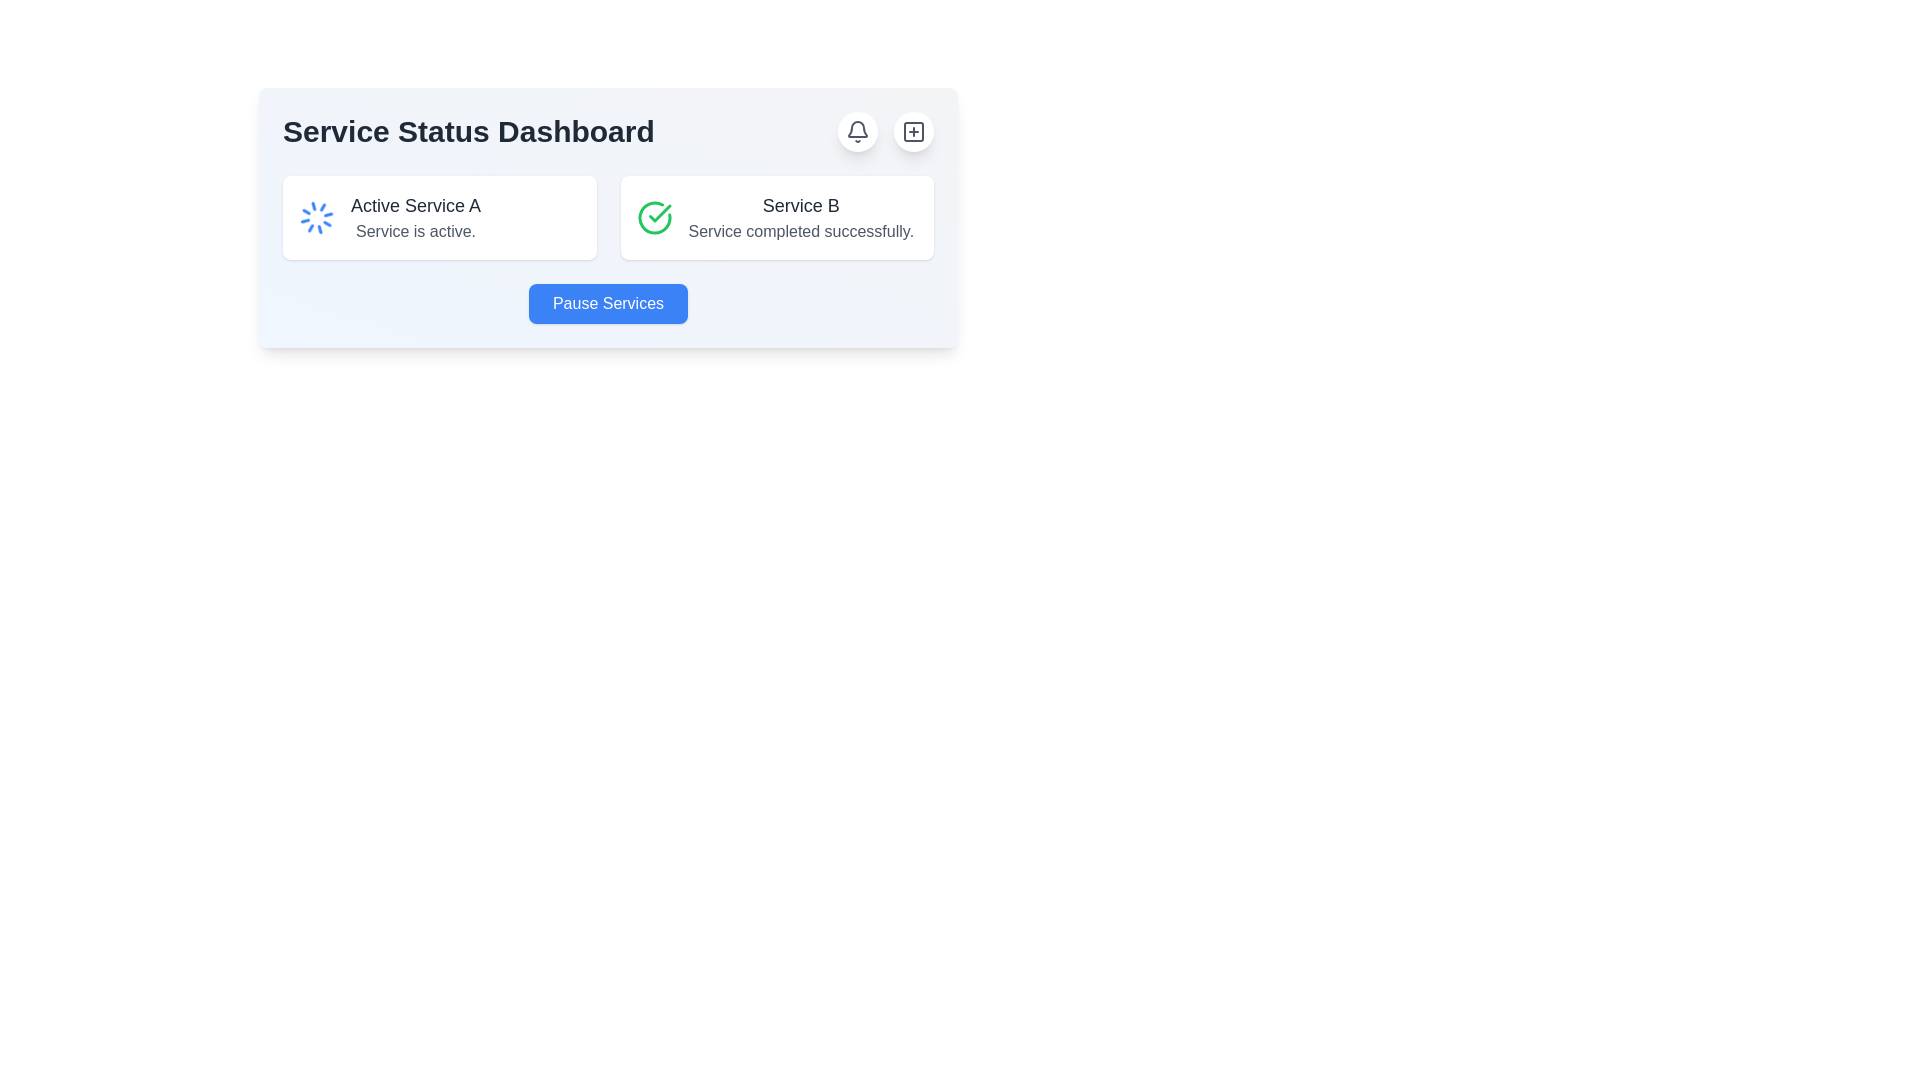 The image size is (1920, 1080). Describe the element at coordinates (315, 218) in the screenshot. I see `the Loader Icon, which is a spinning circle with colored segments located prominently in the left card under 'Active Service A' in the 'Service Status Dashboard' section` at that location.